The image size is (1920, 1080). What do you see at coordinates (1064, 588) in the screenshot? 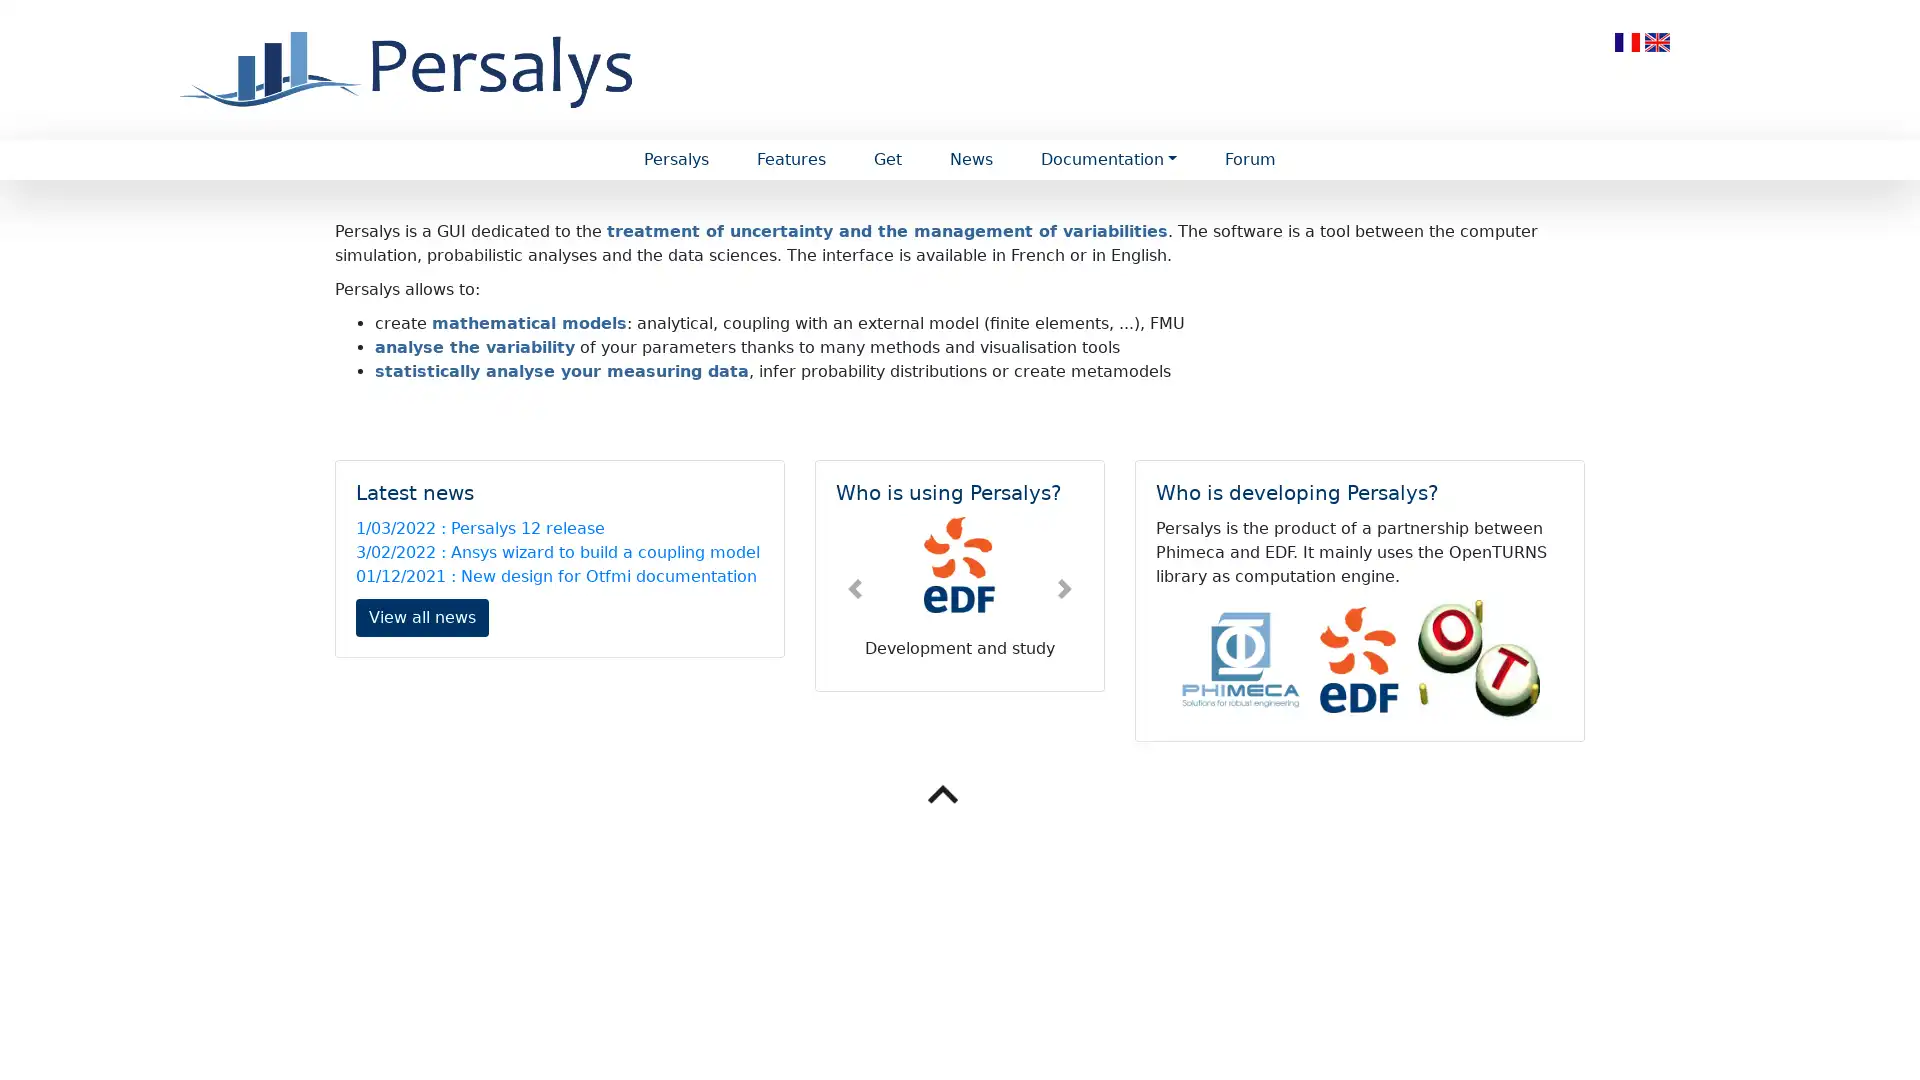
I see `Next` at bounding box center [1064, 588].